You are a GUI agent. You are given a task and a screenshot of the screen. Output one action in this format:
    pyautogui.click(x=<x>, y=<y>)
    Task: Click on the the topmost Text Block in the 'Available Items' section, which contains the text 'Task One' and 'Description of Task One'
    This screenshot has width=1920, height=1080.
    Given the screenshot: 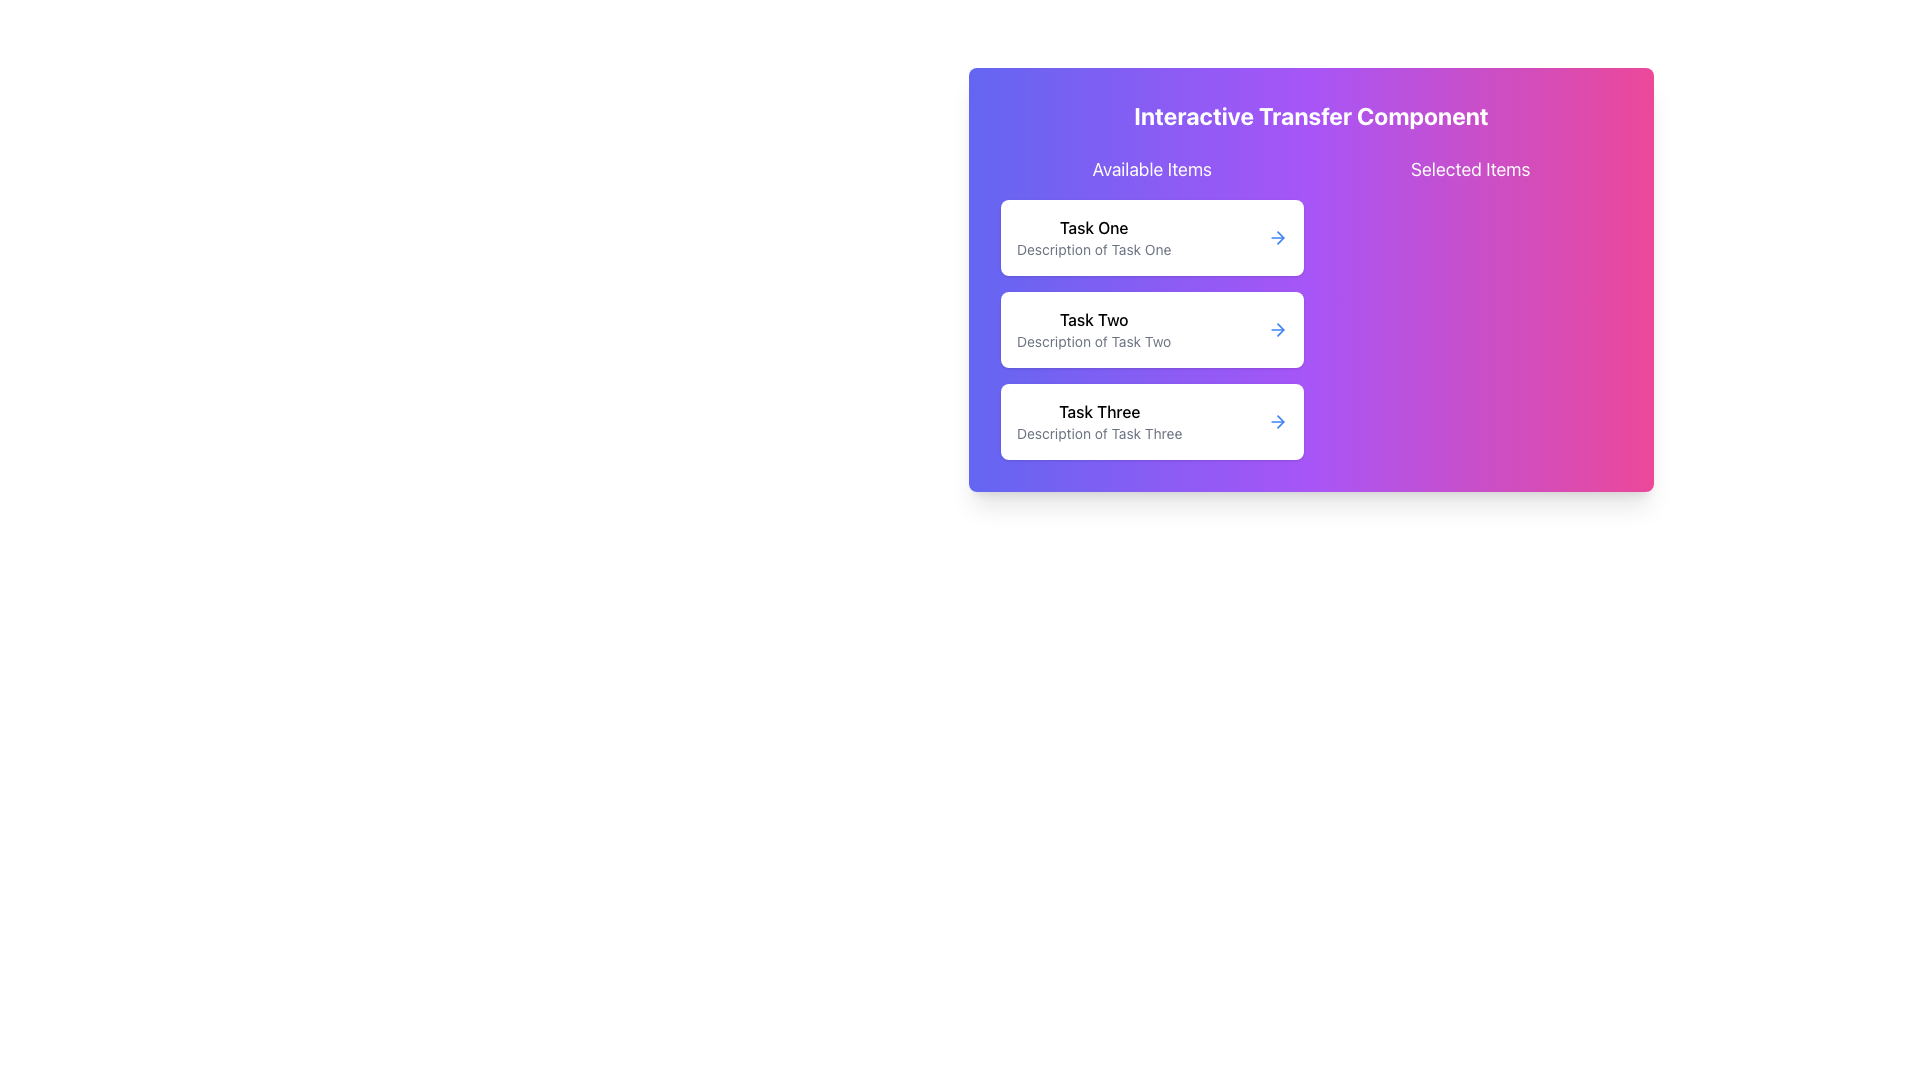 What is the action you would take?
    pyautogui.click(x=1093, y=237)
    